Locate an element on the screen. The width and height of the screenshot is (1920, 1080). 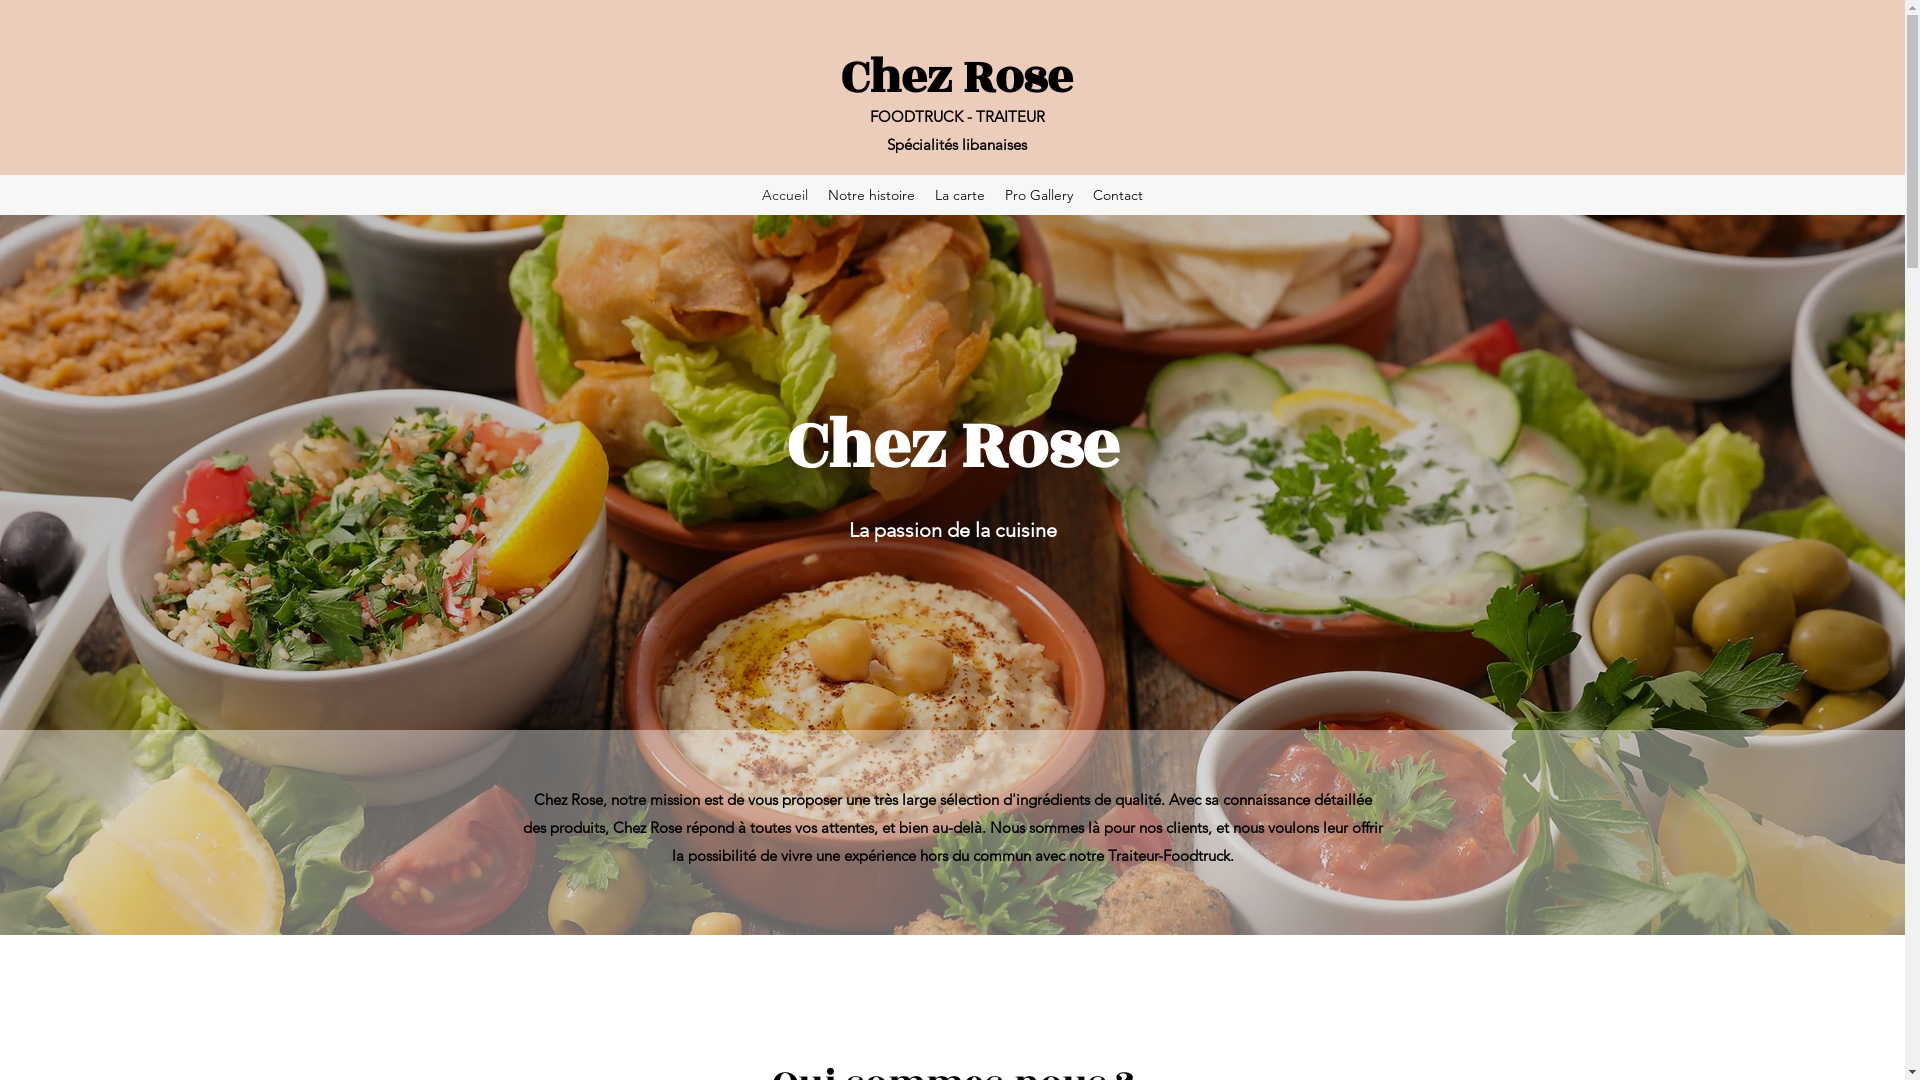
'Contact' is located at coordinates (1082, 195).